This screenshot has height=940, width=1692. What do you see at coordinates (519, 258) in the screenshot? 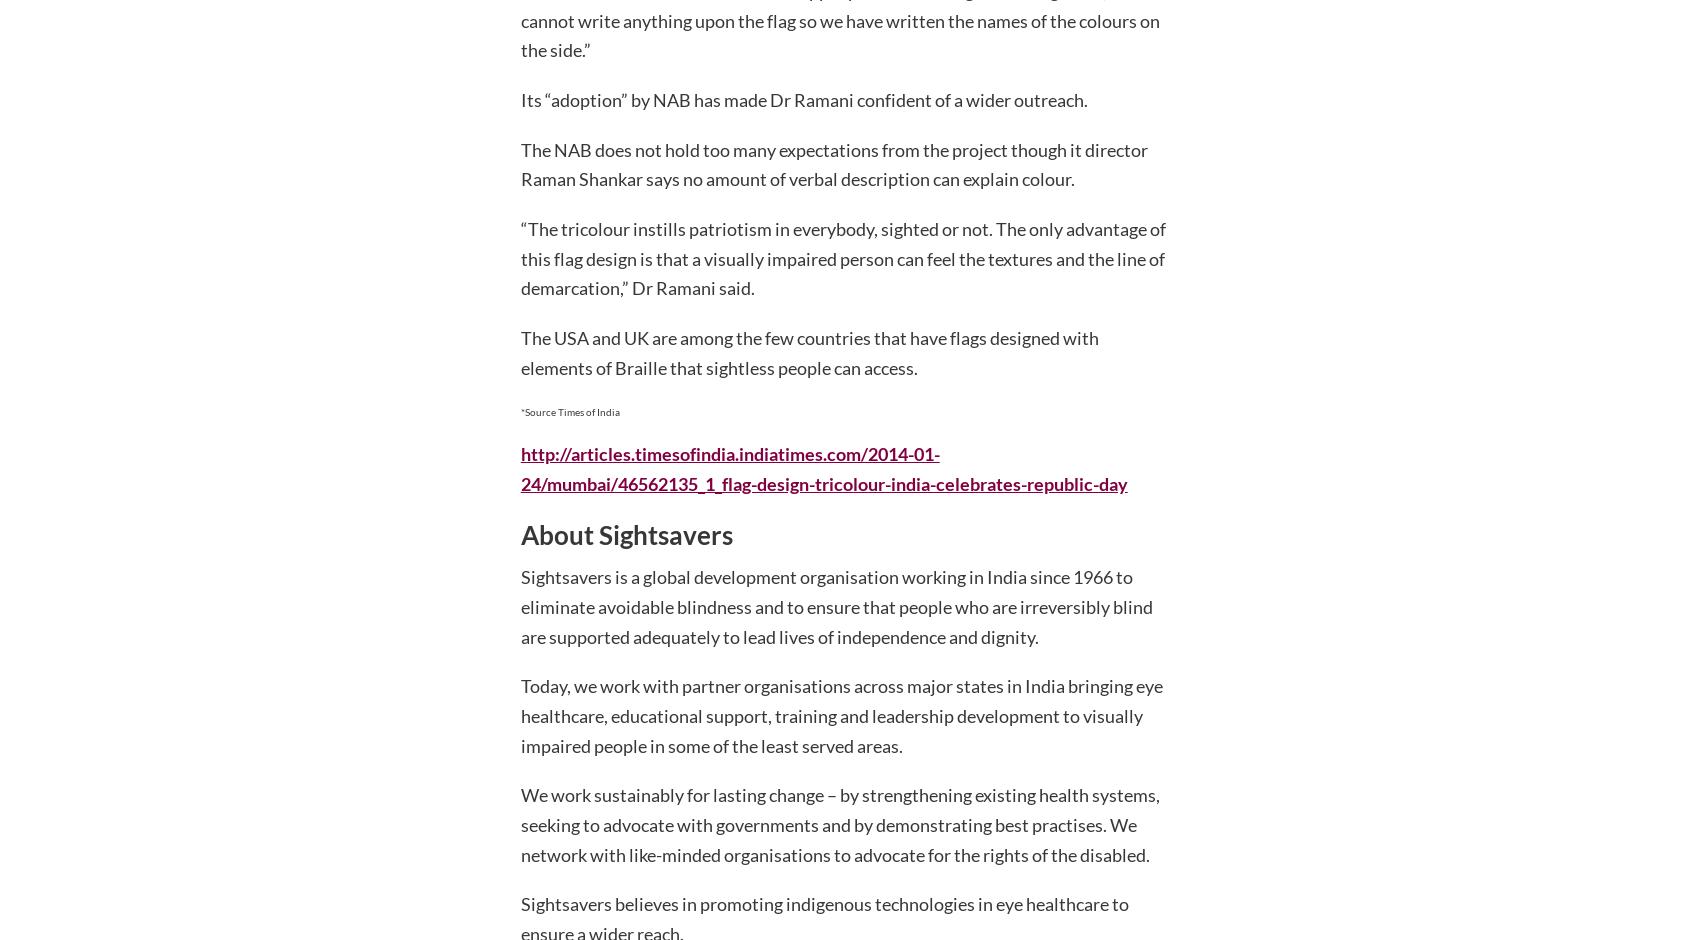
I see `'“The tricolour instills patriotism in everybody, sighted or not. The only advantage of this flag design is that a visually impaired person can feel the textures and the line of demarcation,” Dr Ramani said.'` at bounding box center [519, 258].